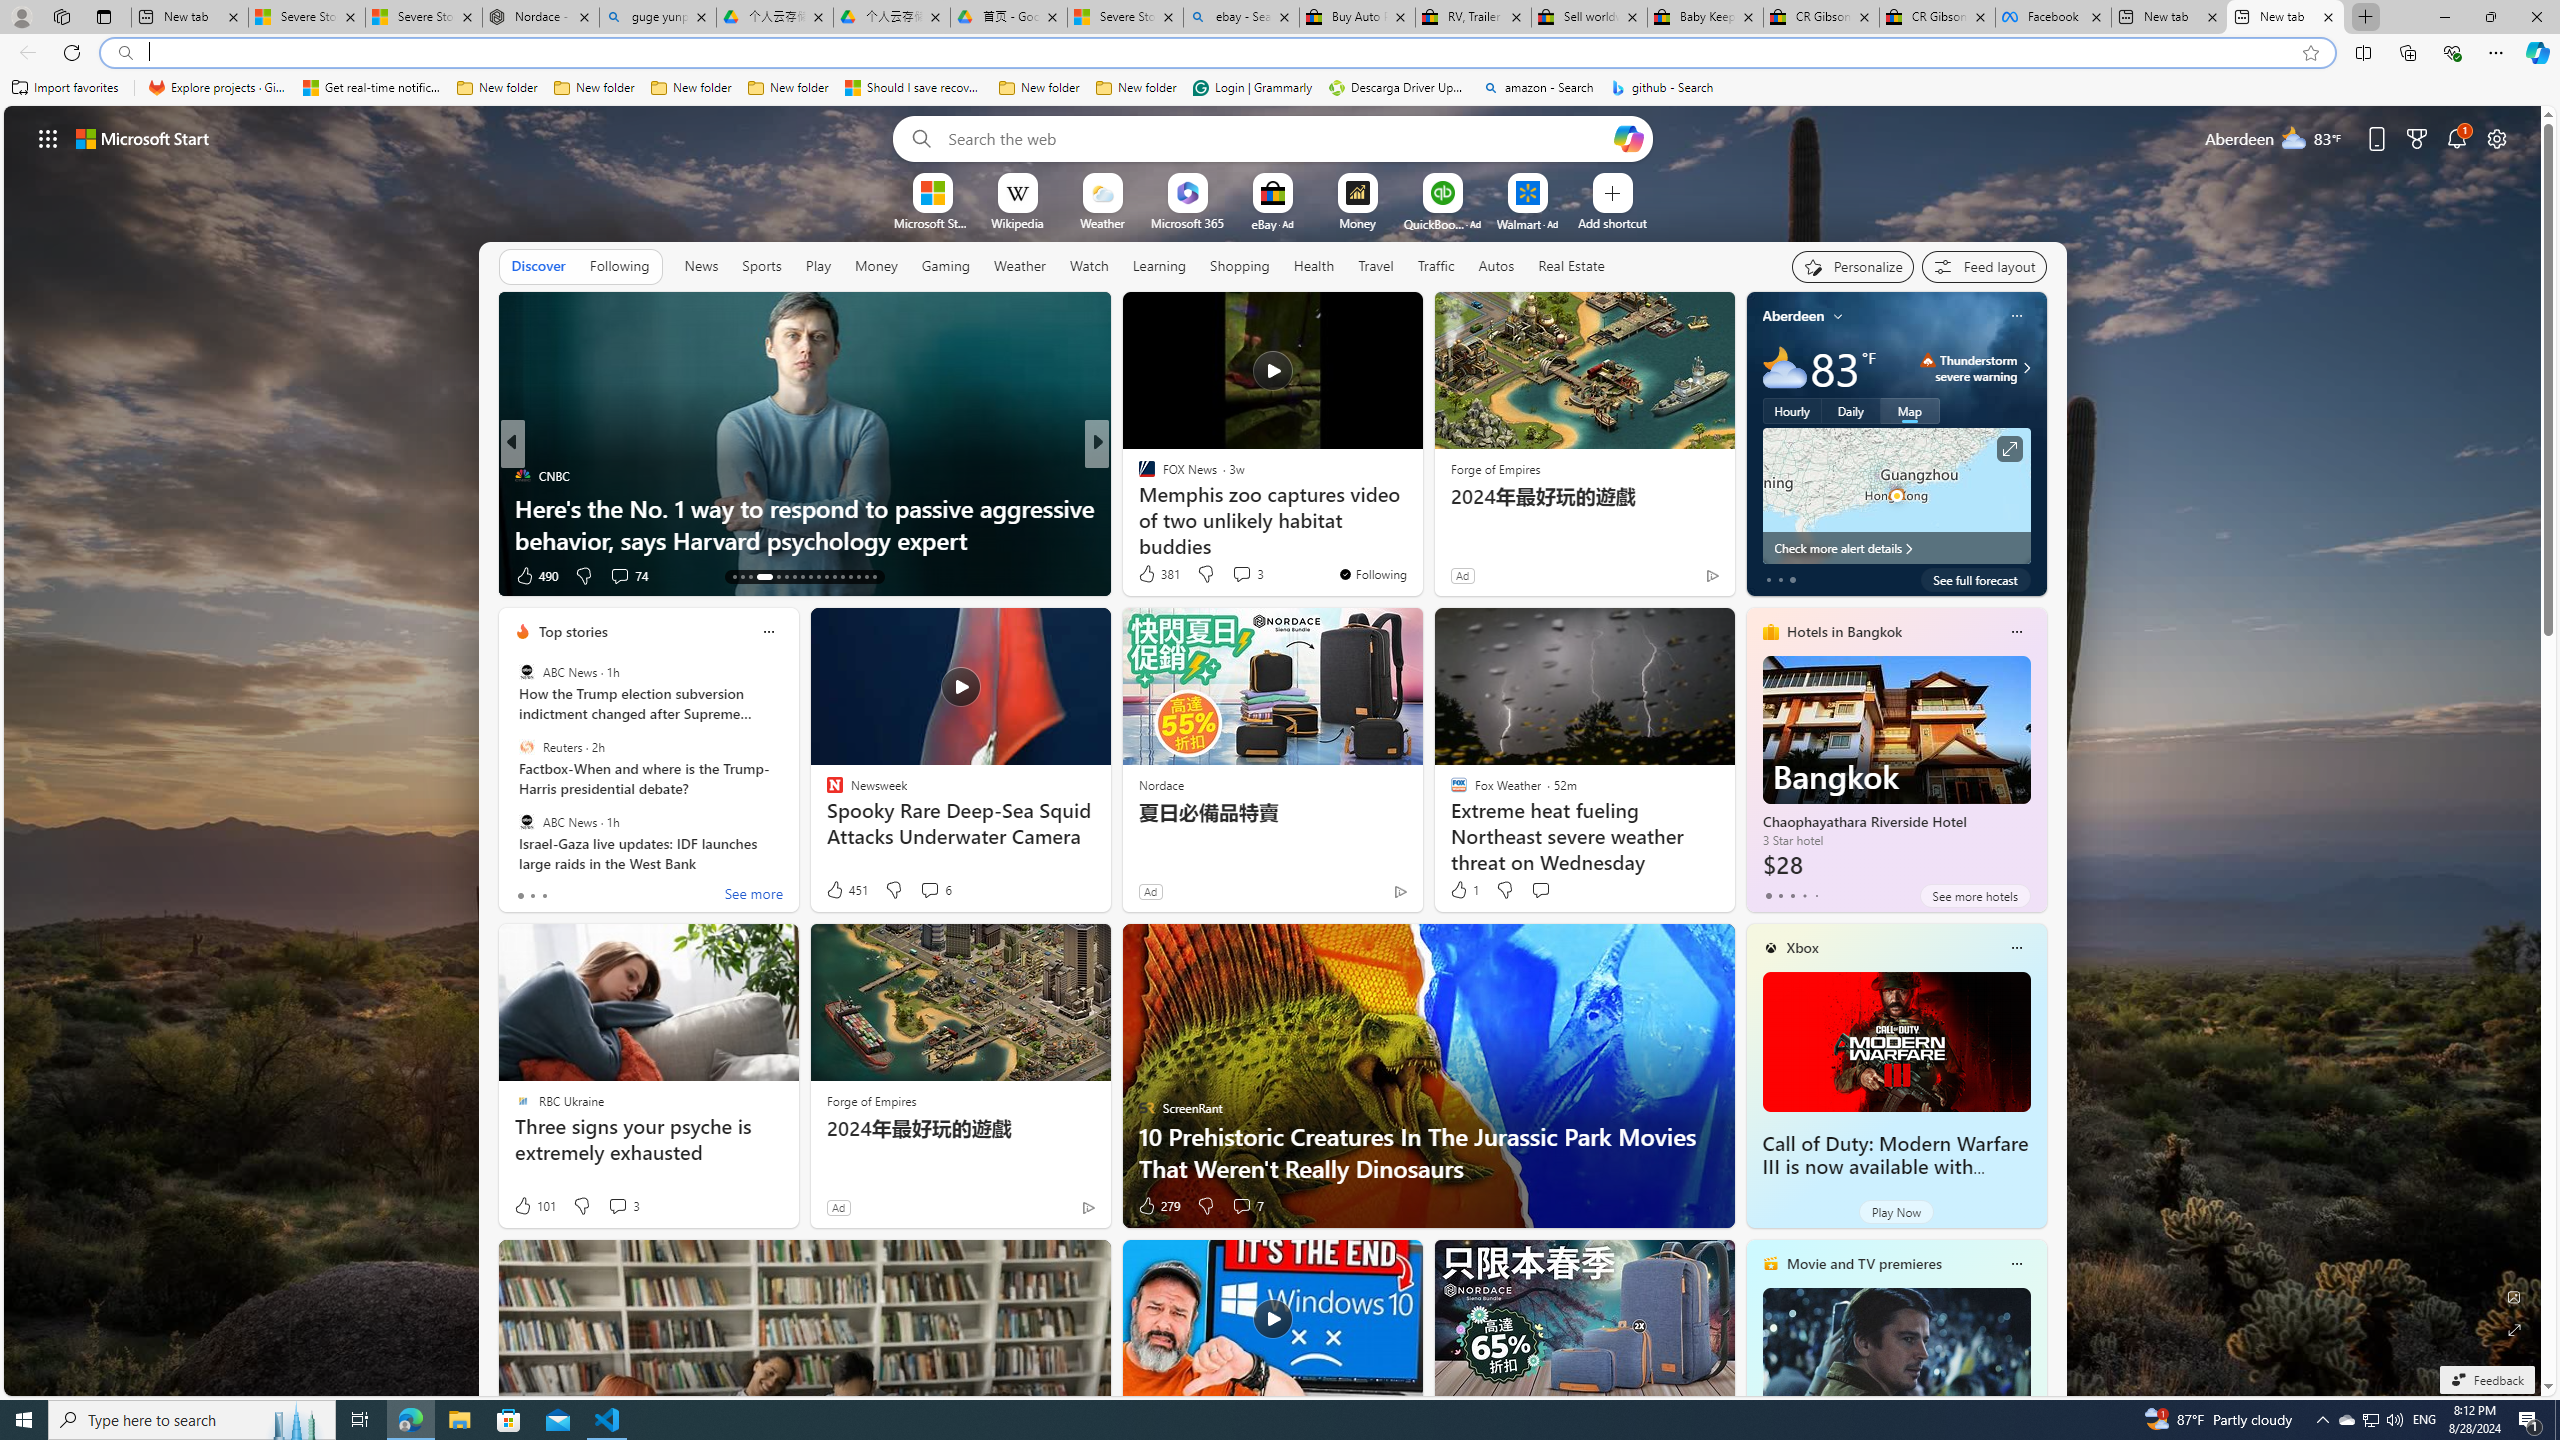 This screenshot has width=2560, height=1440. I want to click on 'AutomationID: tab-24', so click(833, 577).